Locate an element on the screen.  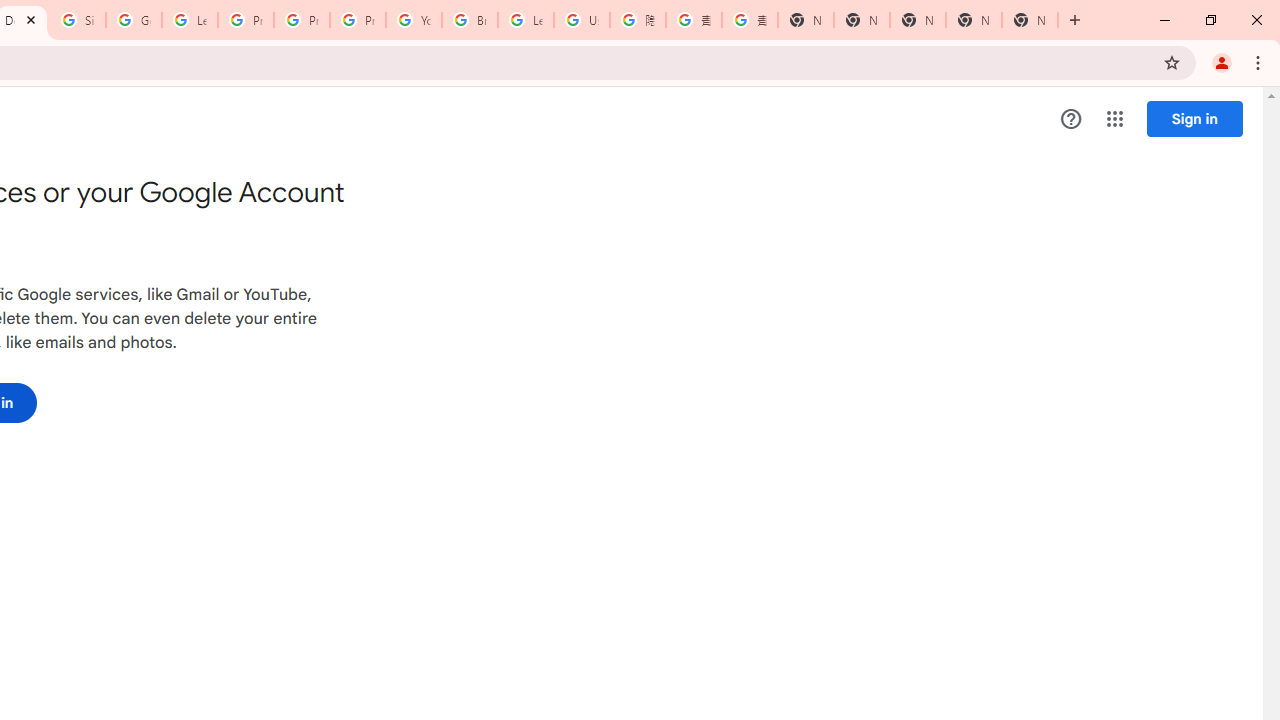
'Google apps' is located at coordinates (1113, 119).